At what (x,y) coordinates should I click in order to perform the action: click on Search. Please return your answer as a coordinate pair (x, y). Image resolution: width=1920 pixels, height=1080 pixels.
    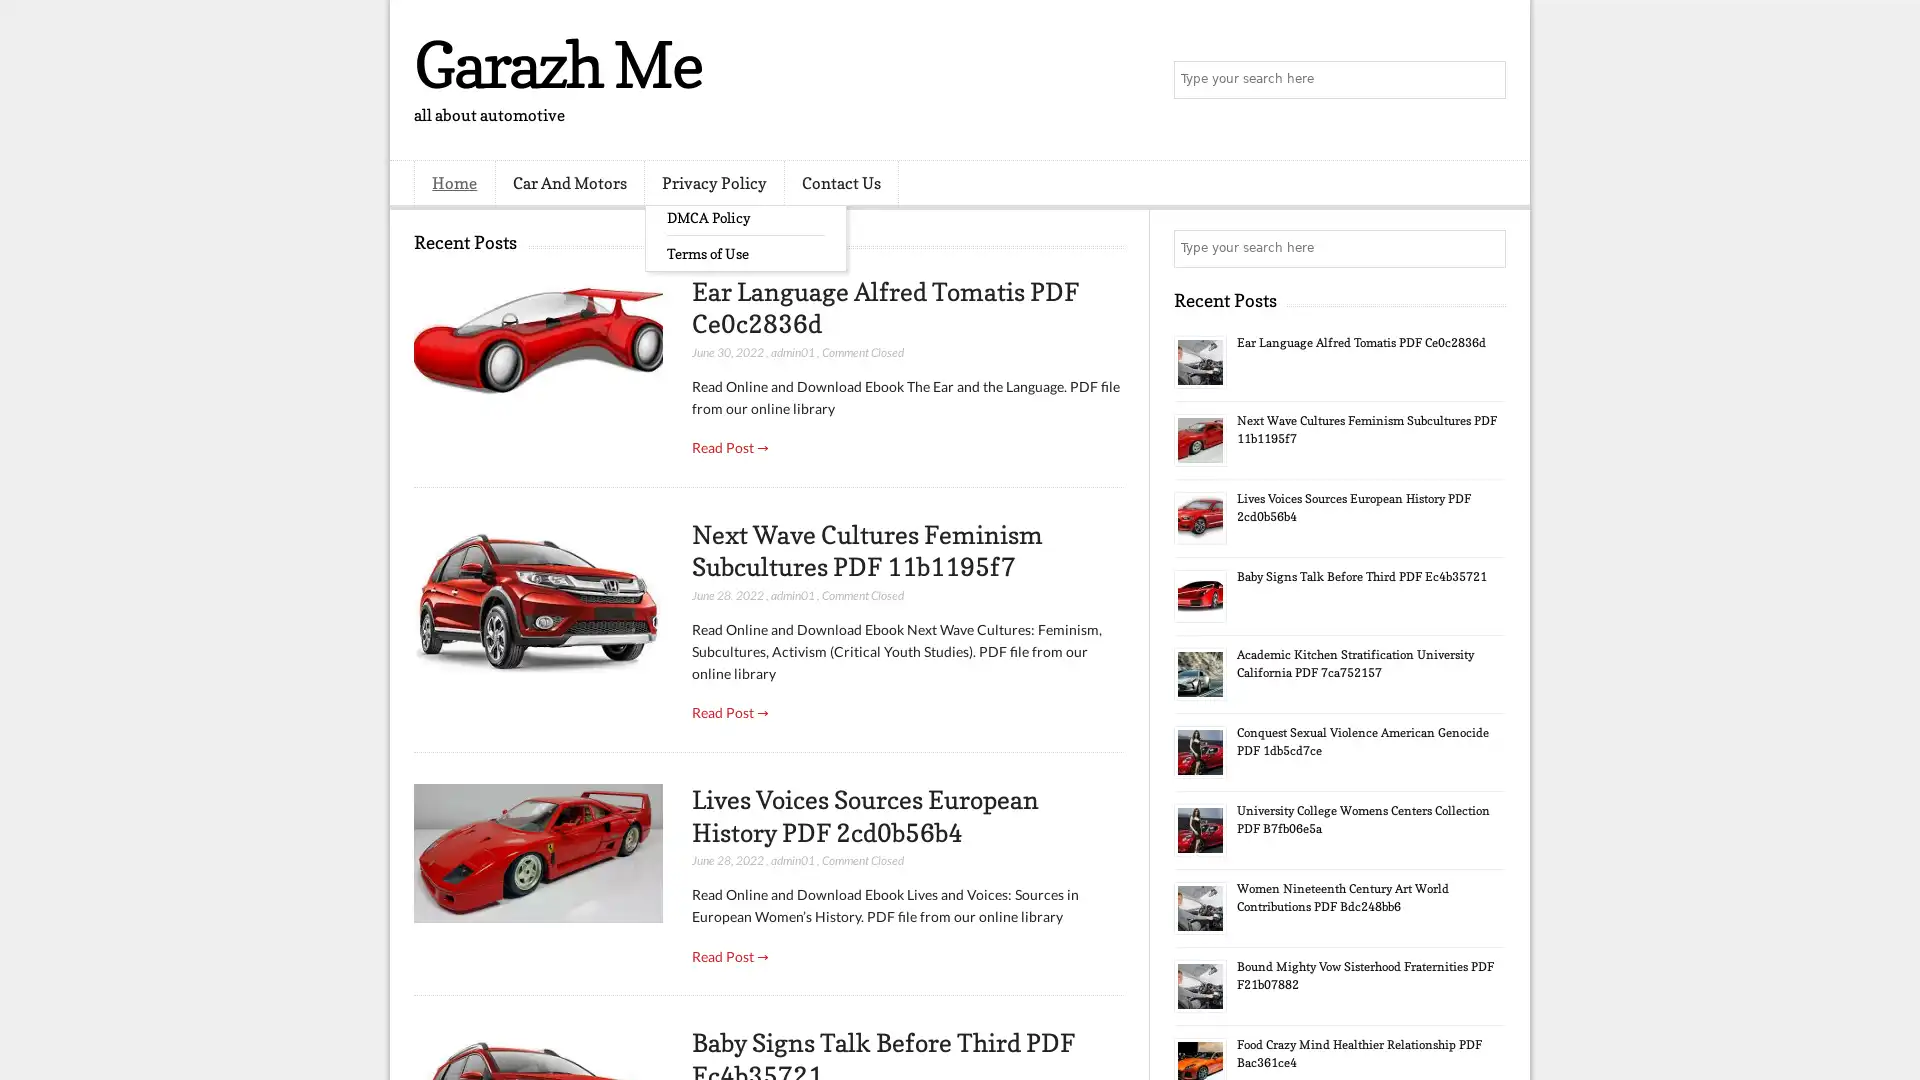
    Looking at the image, I should click on (1485, 80).